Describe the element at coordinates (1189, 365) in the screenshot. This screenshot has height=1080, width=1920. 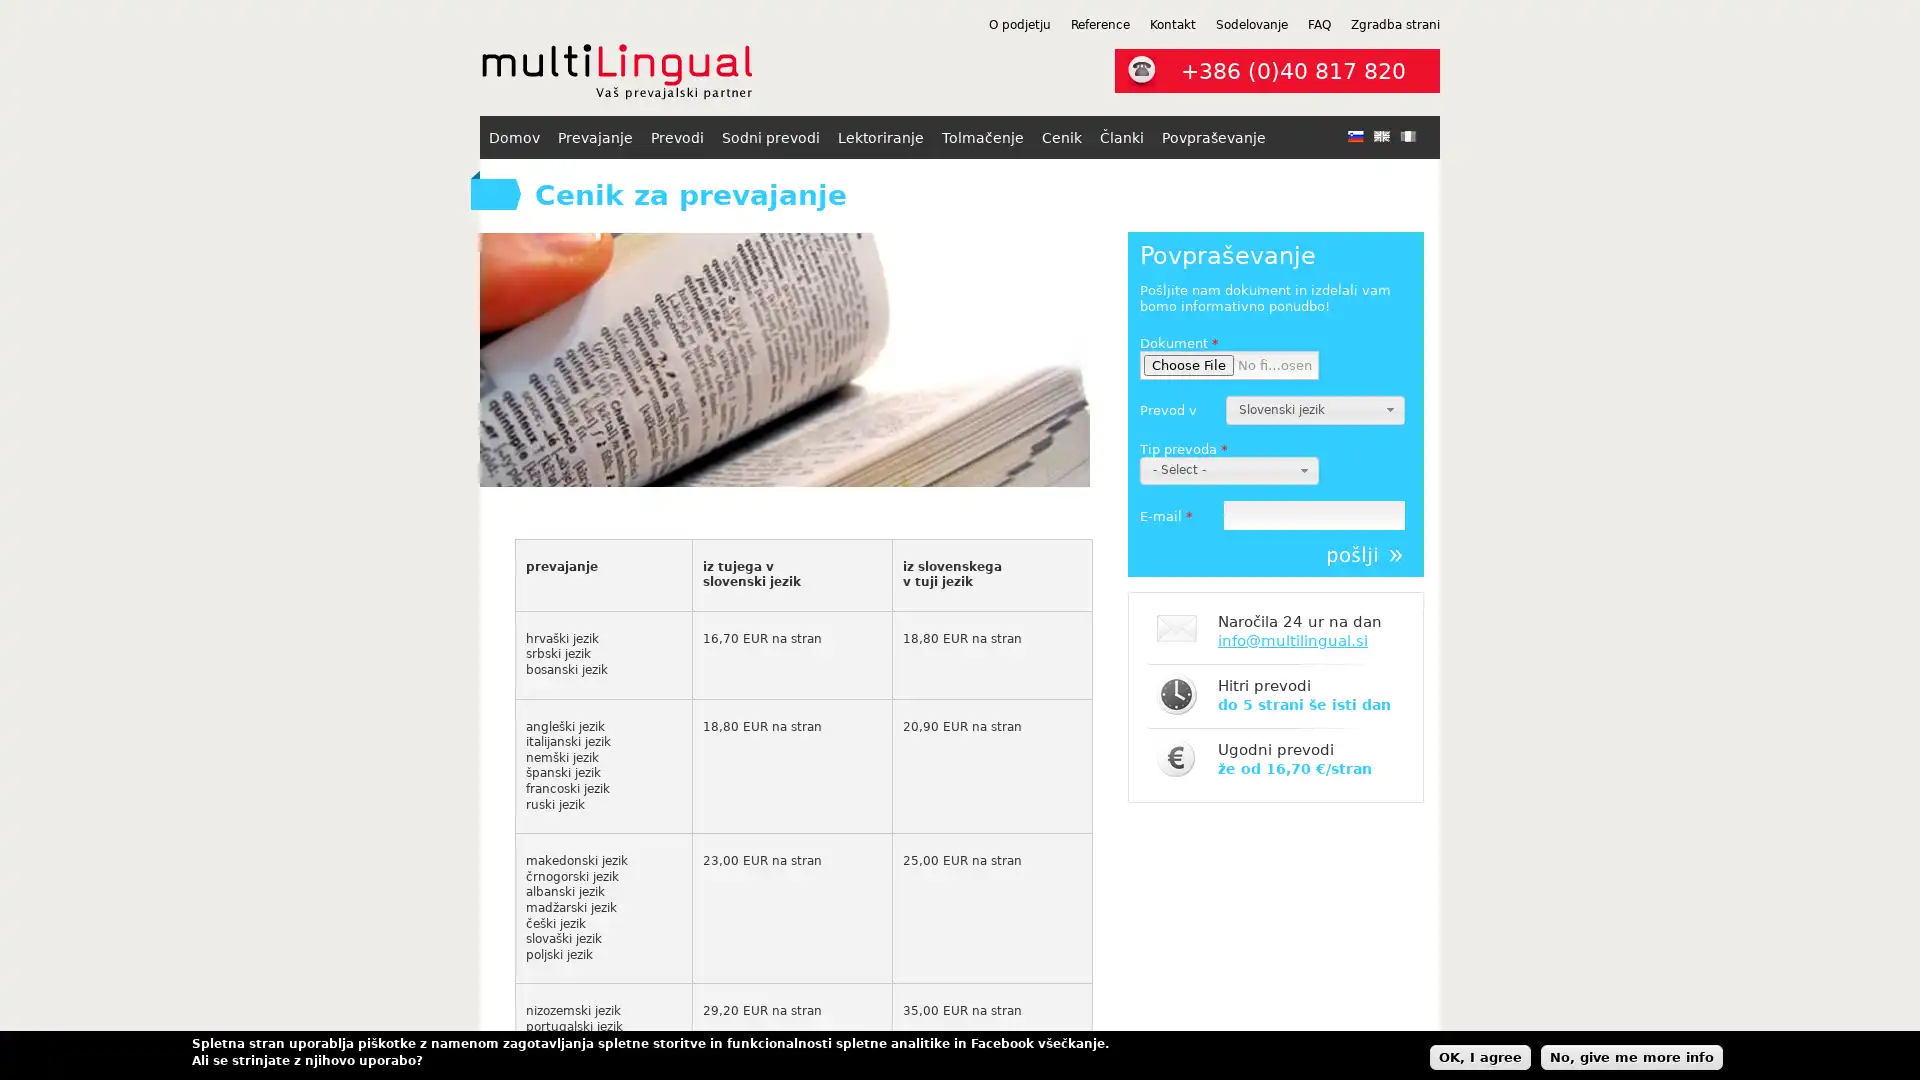
I see `Choose File` at that location.